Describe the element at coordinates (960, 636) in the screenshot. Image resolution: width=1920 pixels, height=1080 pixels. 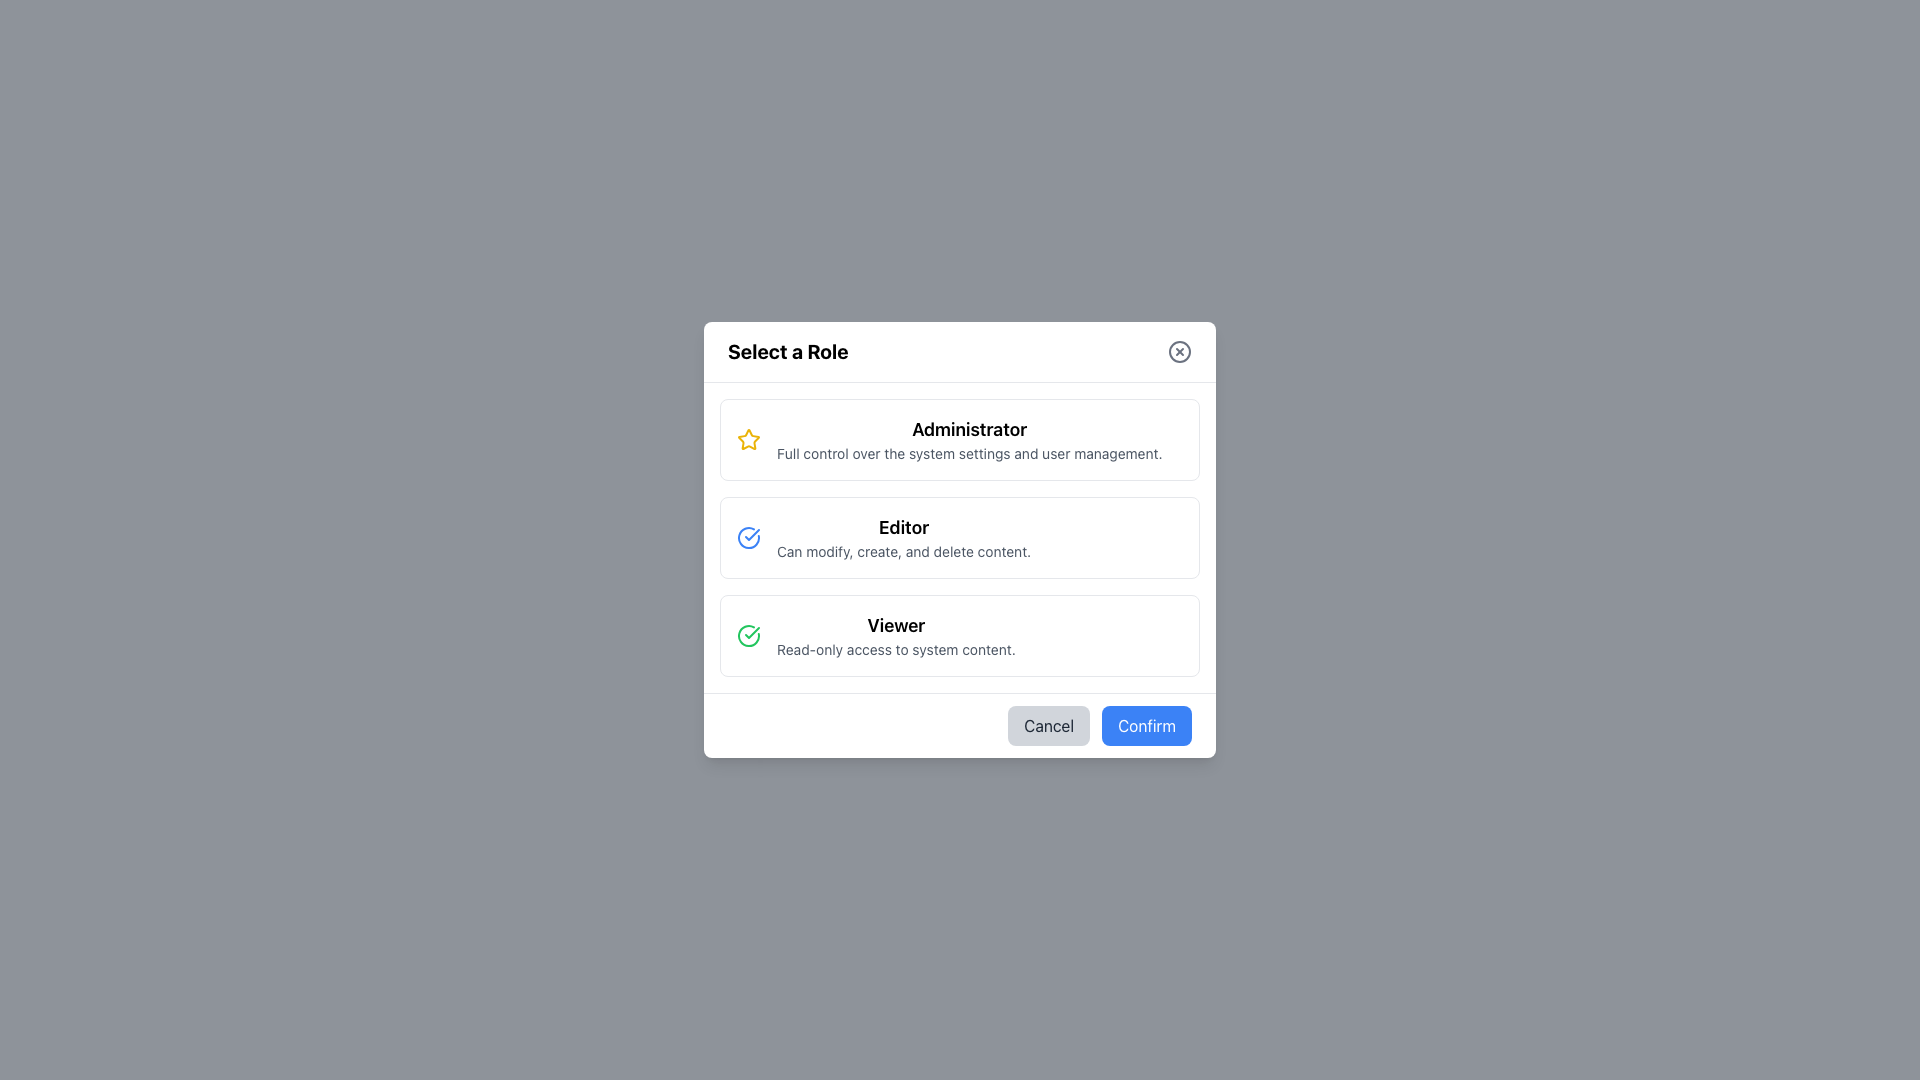
I see `the third List Item in the 'Select a Role' dialog box` at that location.